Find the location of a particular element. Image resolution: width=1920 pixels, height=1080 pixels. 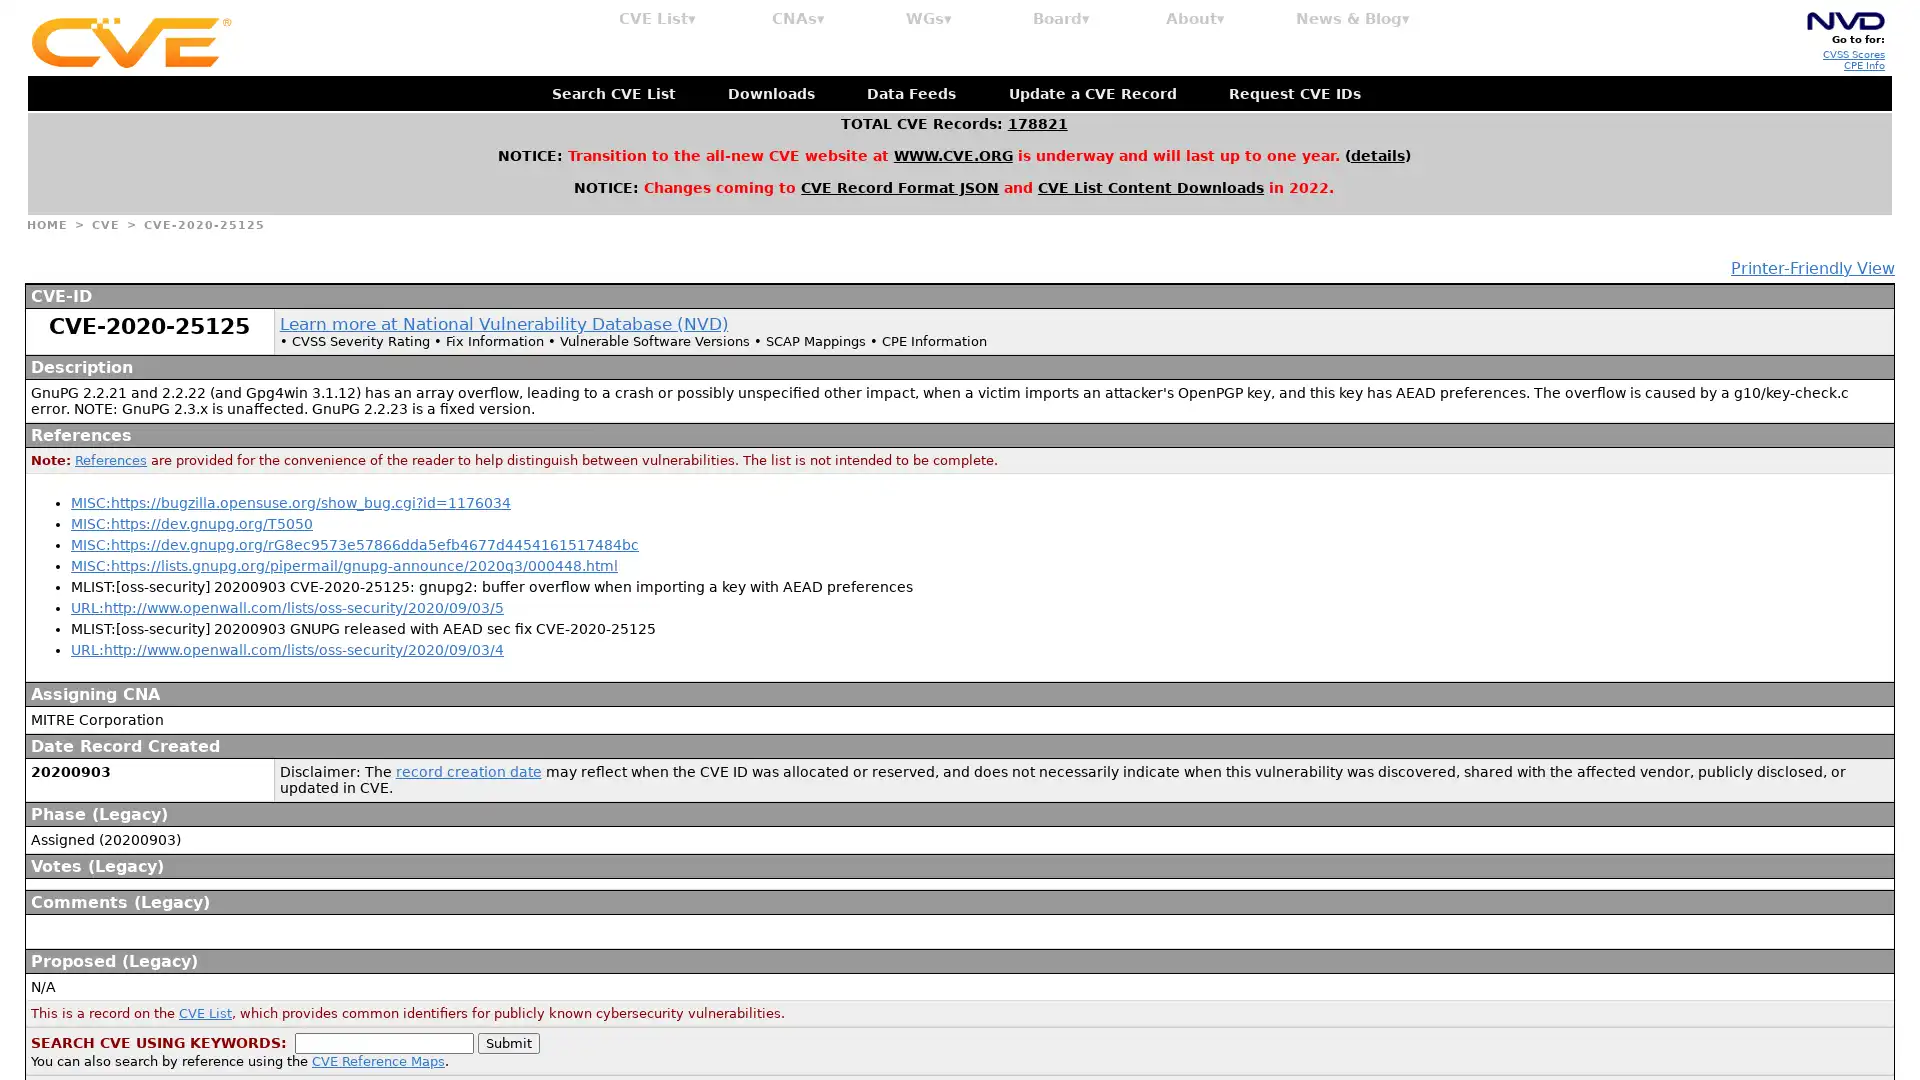

About is located at coordinates (1195, 19).